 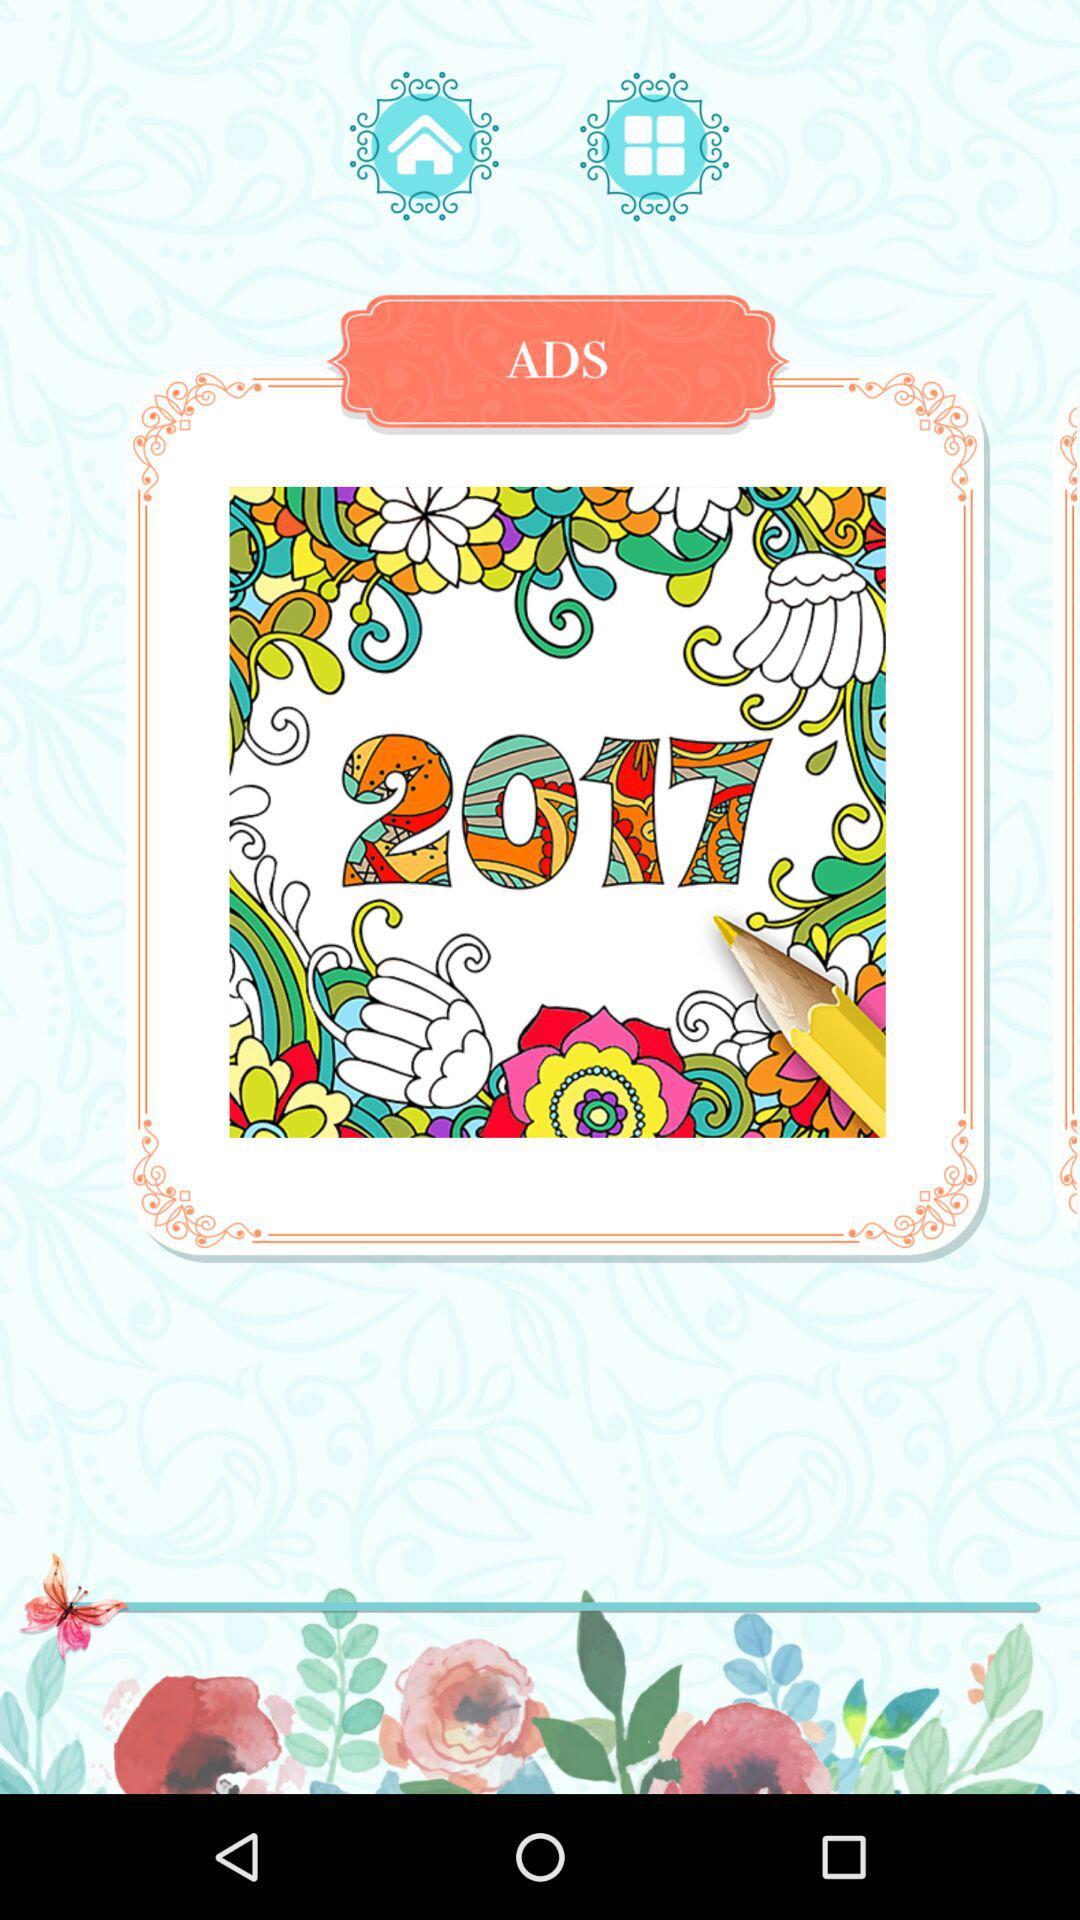 I want to click on the home icon, so click(x=423, y=145).